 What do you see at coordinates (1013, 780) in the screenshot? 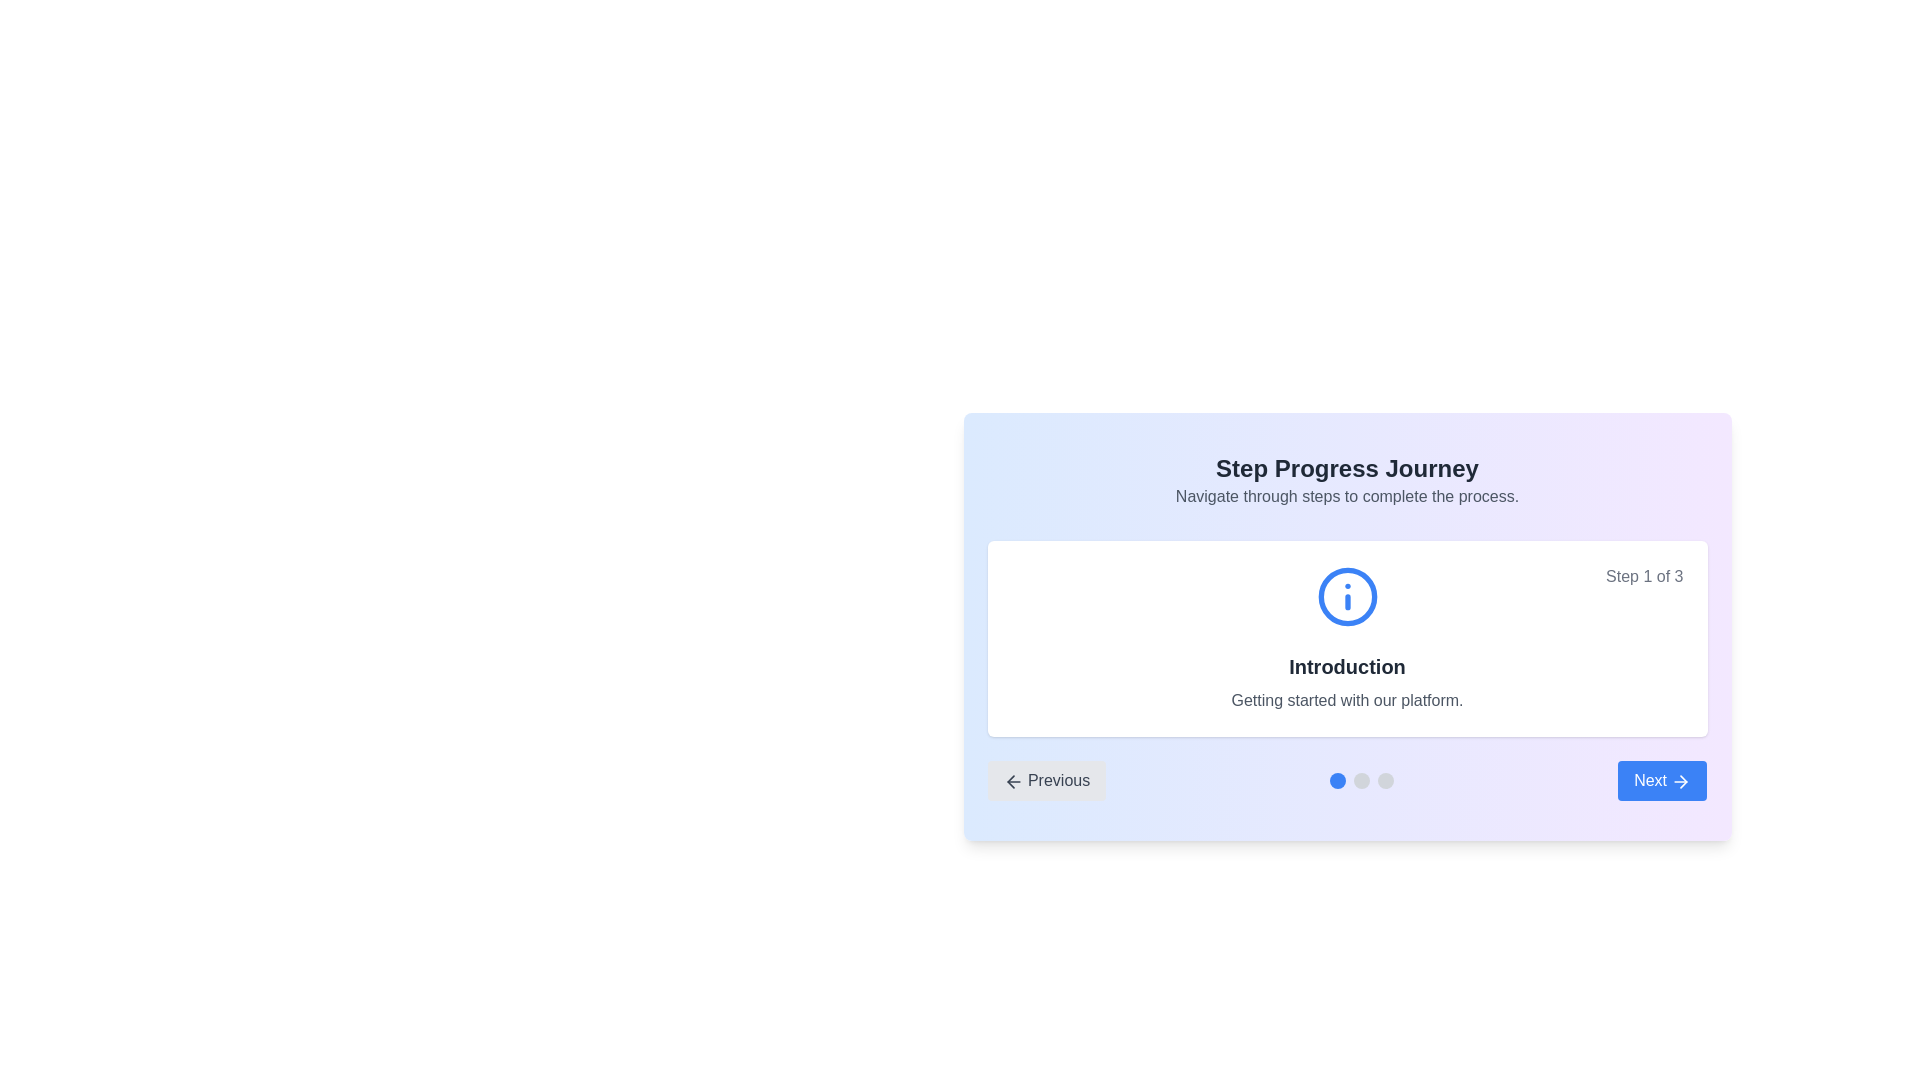
I see `the left-pointing arrow icon within the 'Previous' button` at bounding box center [1013, 780].